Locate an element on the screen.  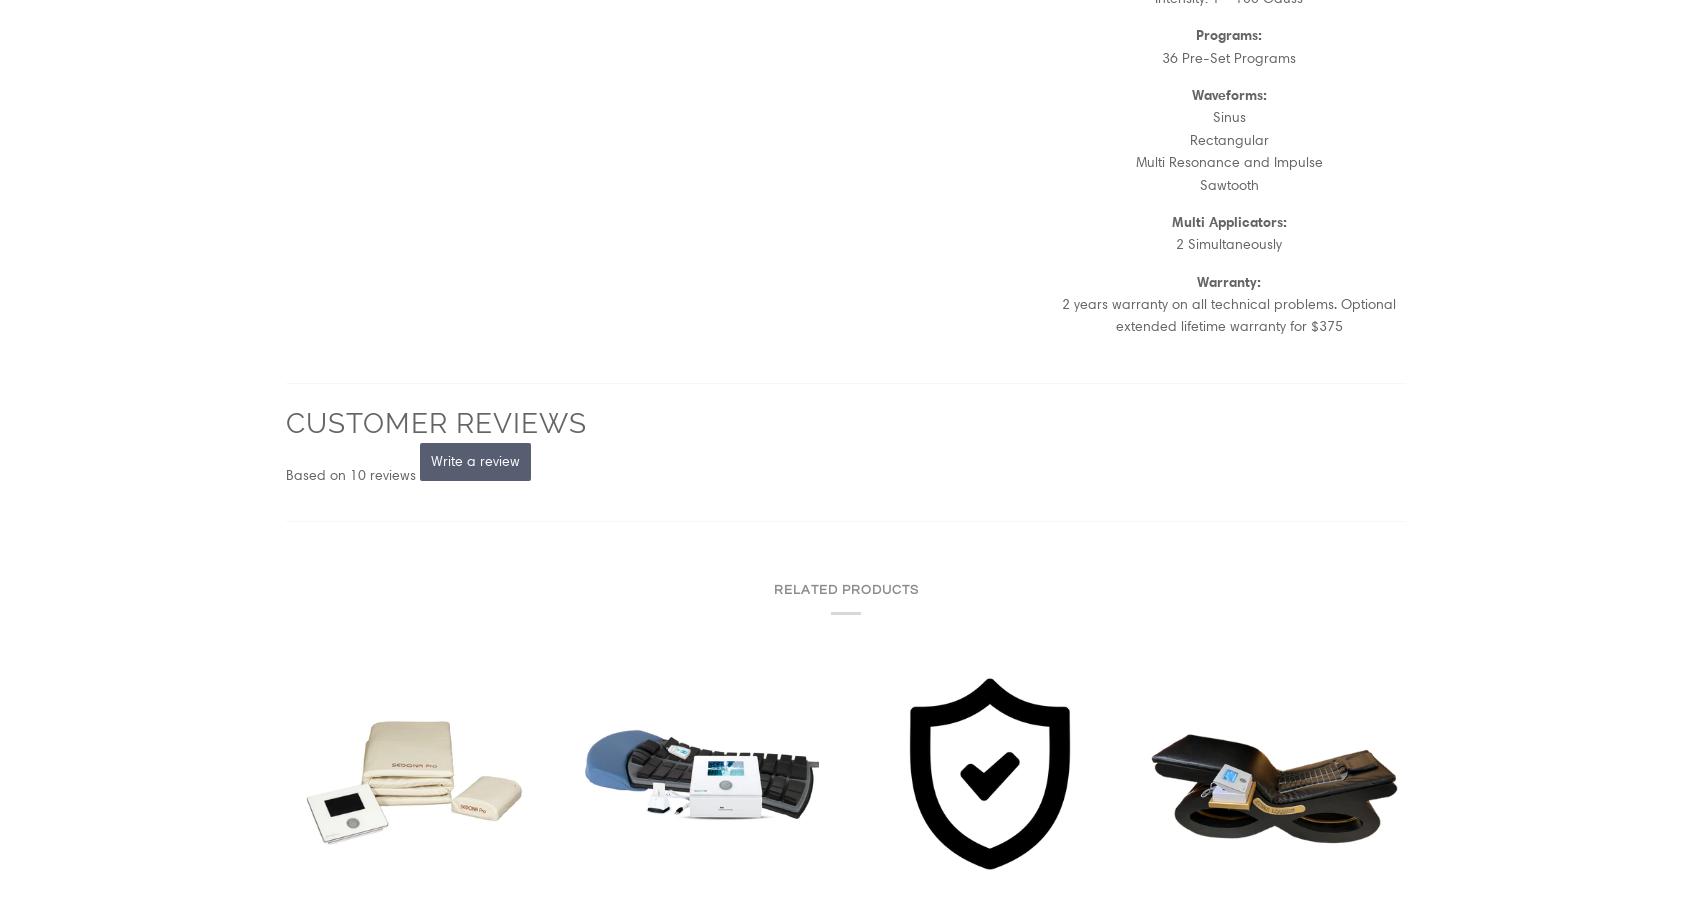
'Multi Applicators:' is located at coordinates (1228, 220).